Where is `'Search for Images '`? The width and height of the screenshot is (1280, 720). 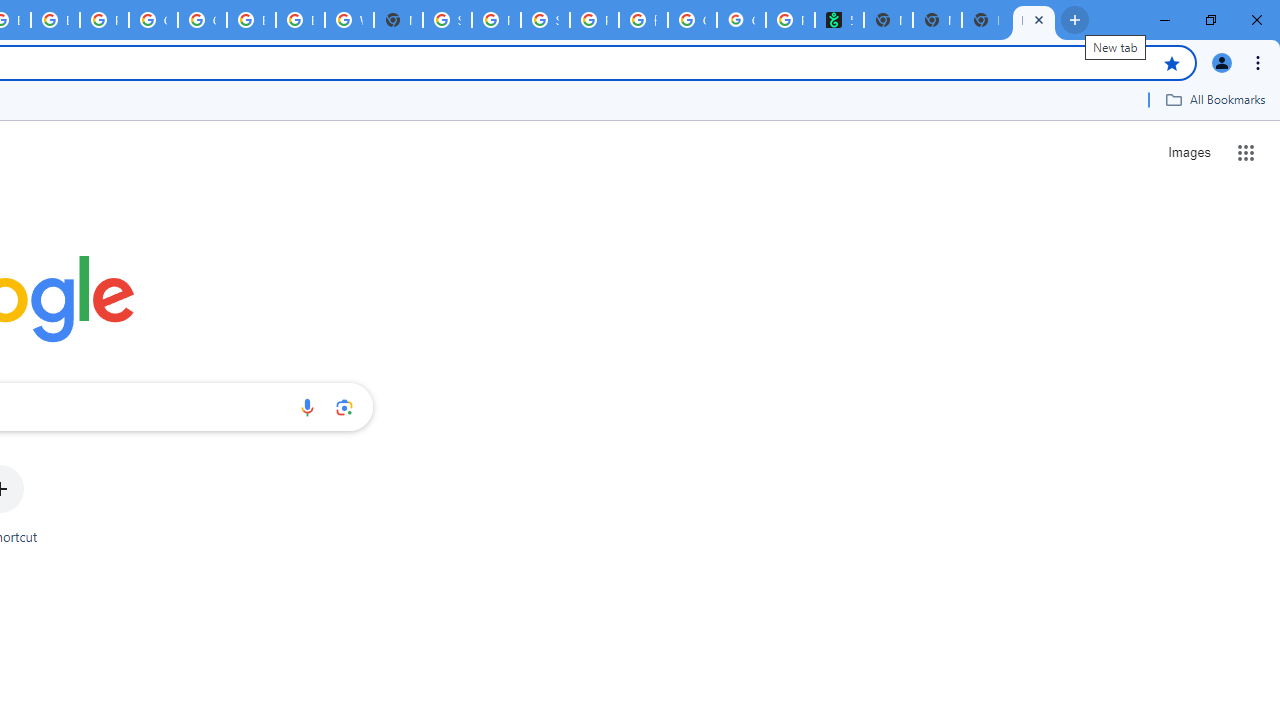
'Search for Images ' is located at coordinates (1189, 152).